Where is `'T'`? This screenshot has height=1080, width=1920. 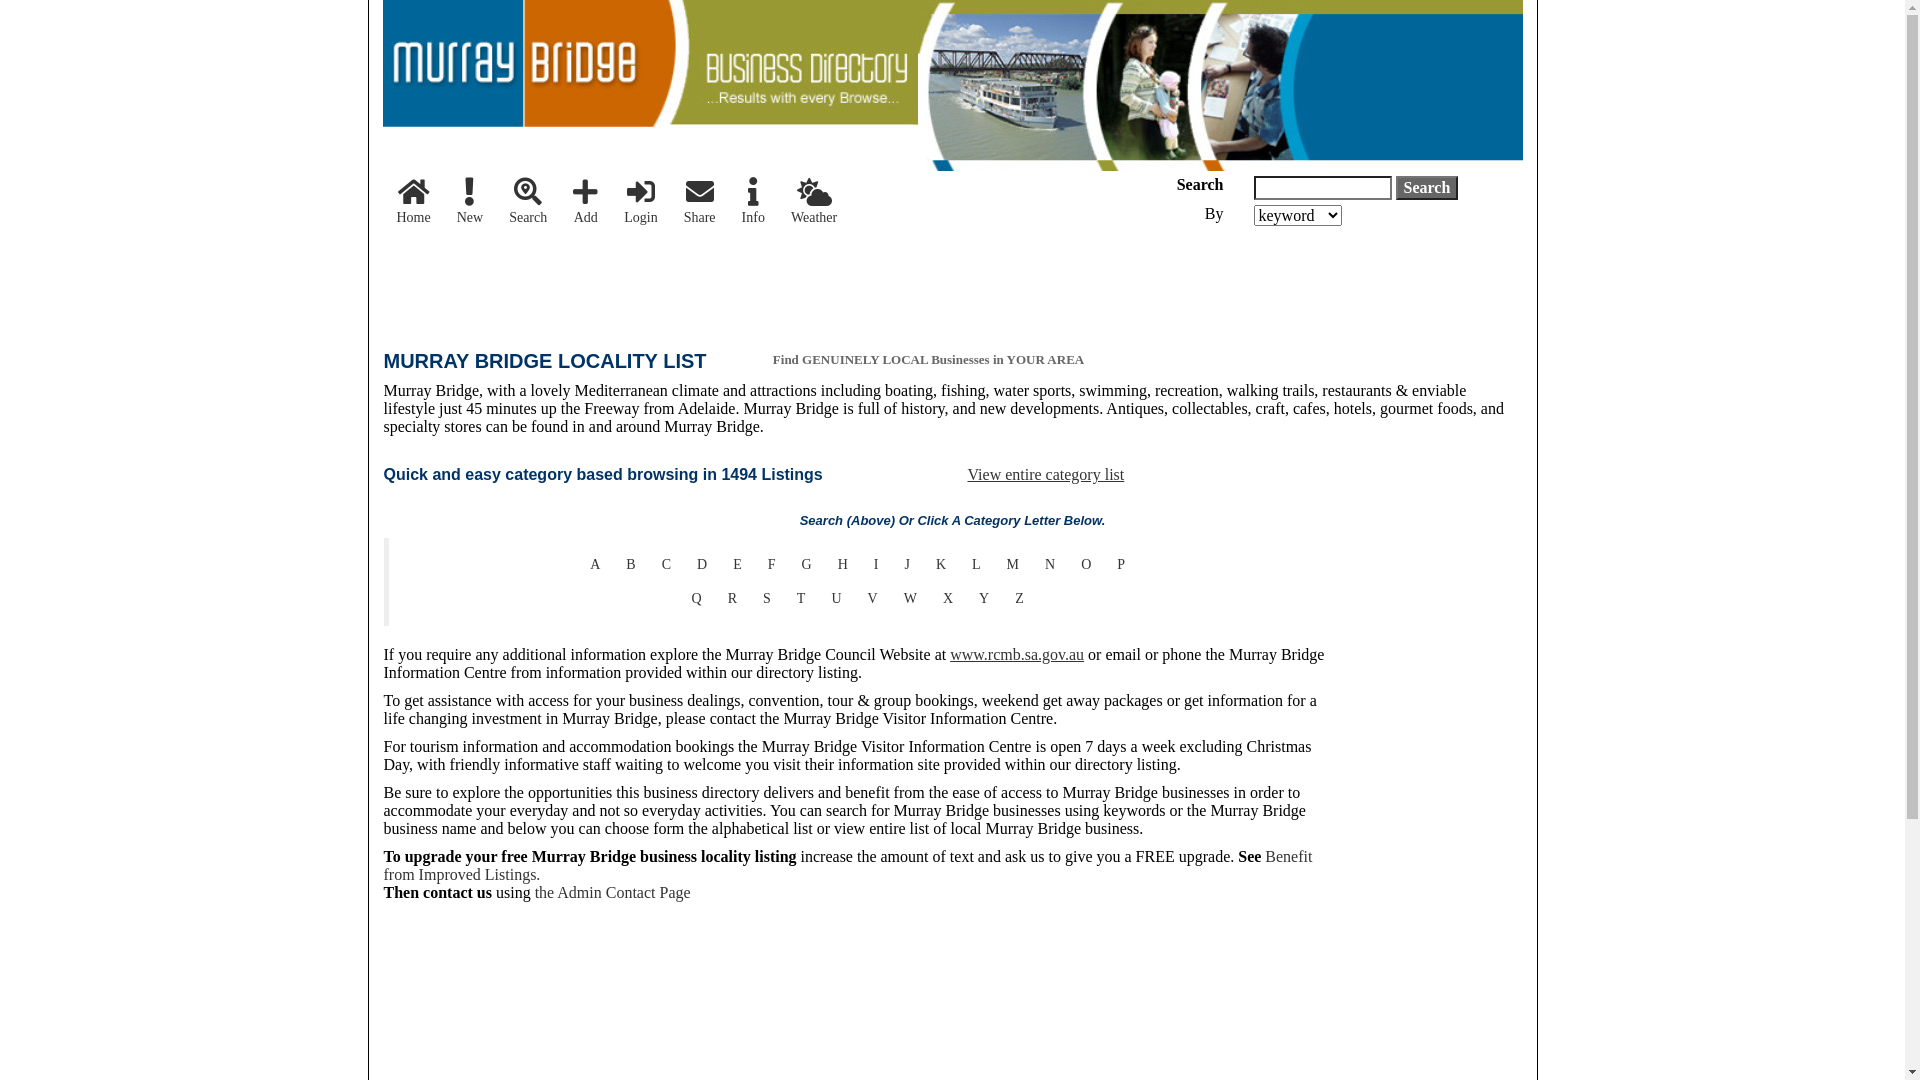 'T' is located at coordinates (801, 597).